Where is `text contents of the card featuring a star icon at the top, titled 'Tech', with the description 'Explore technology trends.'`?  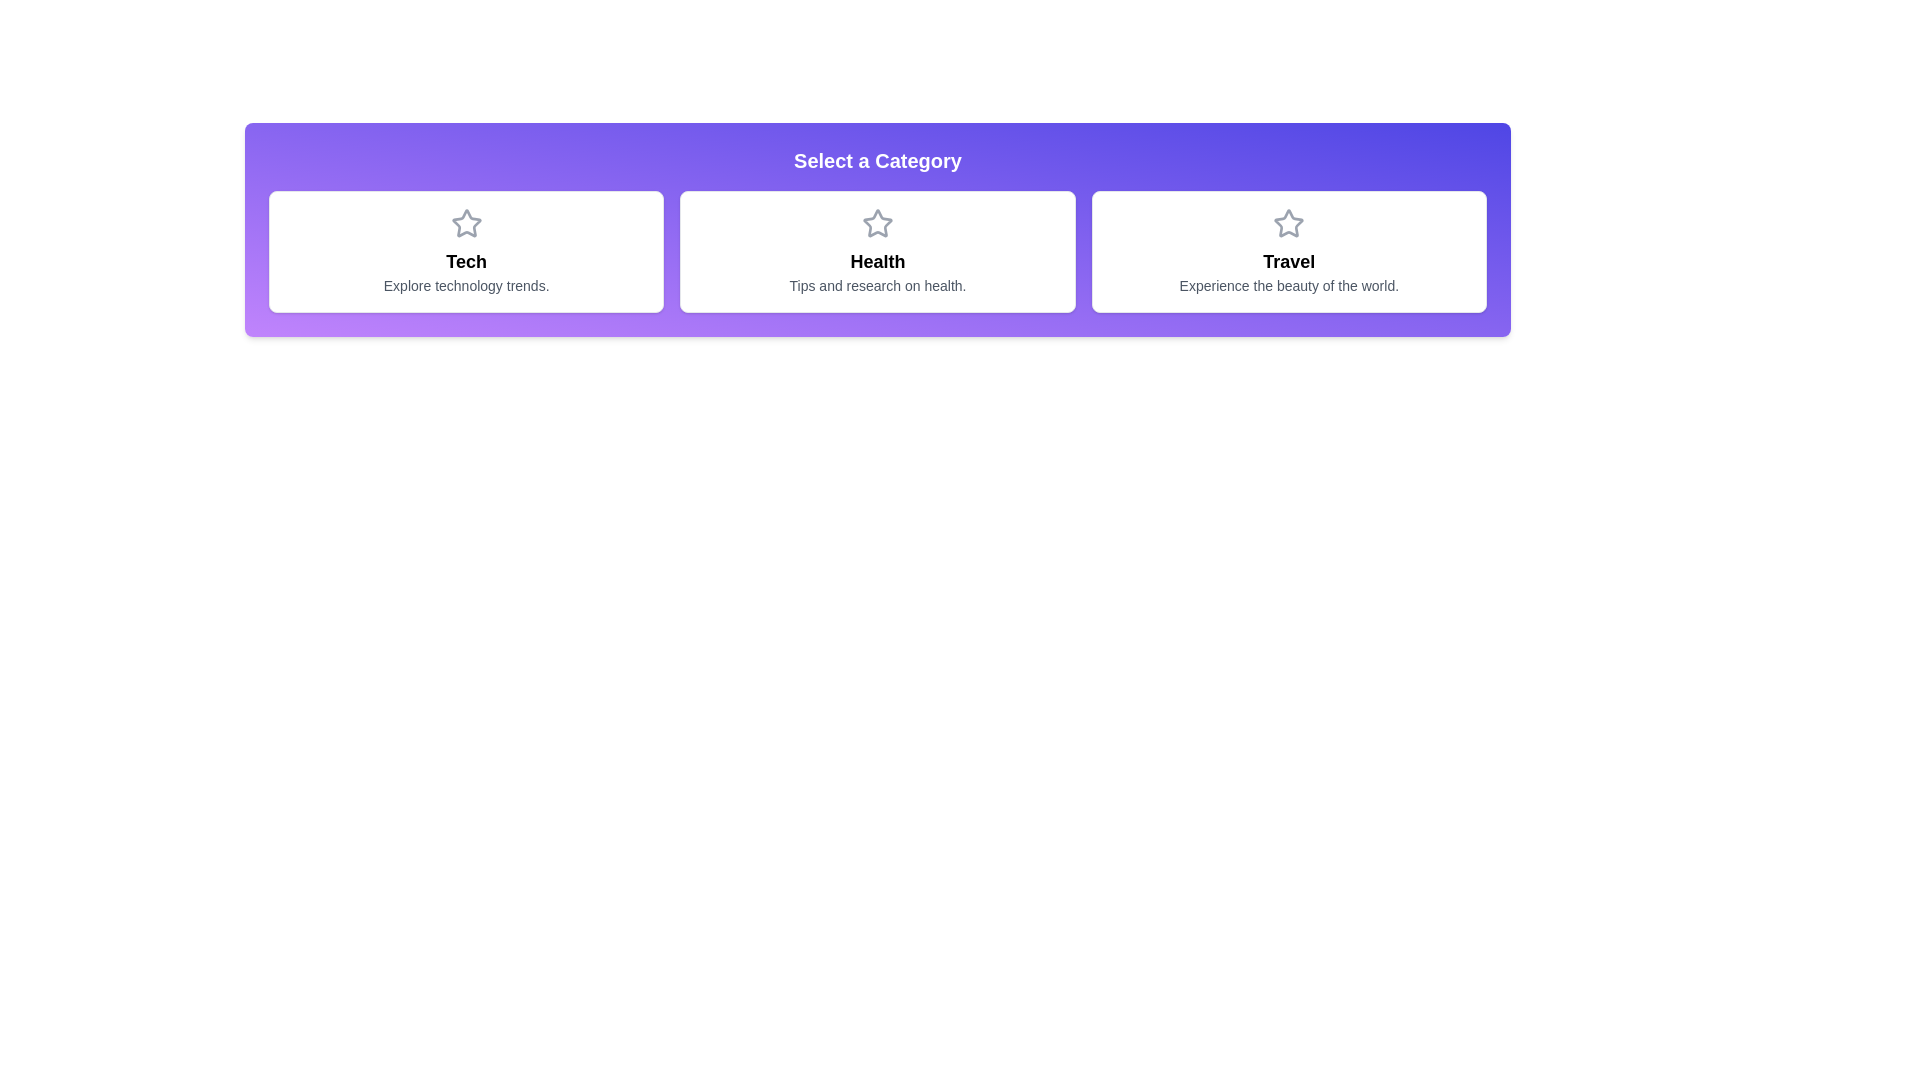 text contents of the card featuring a star icon at the top, titled 'Tech', with the description 'Explore technology trends.' is located at coordinates (465, 250).